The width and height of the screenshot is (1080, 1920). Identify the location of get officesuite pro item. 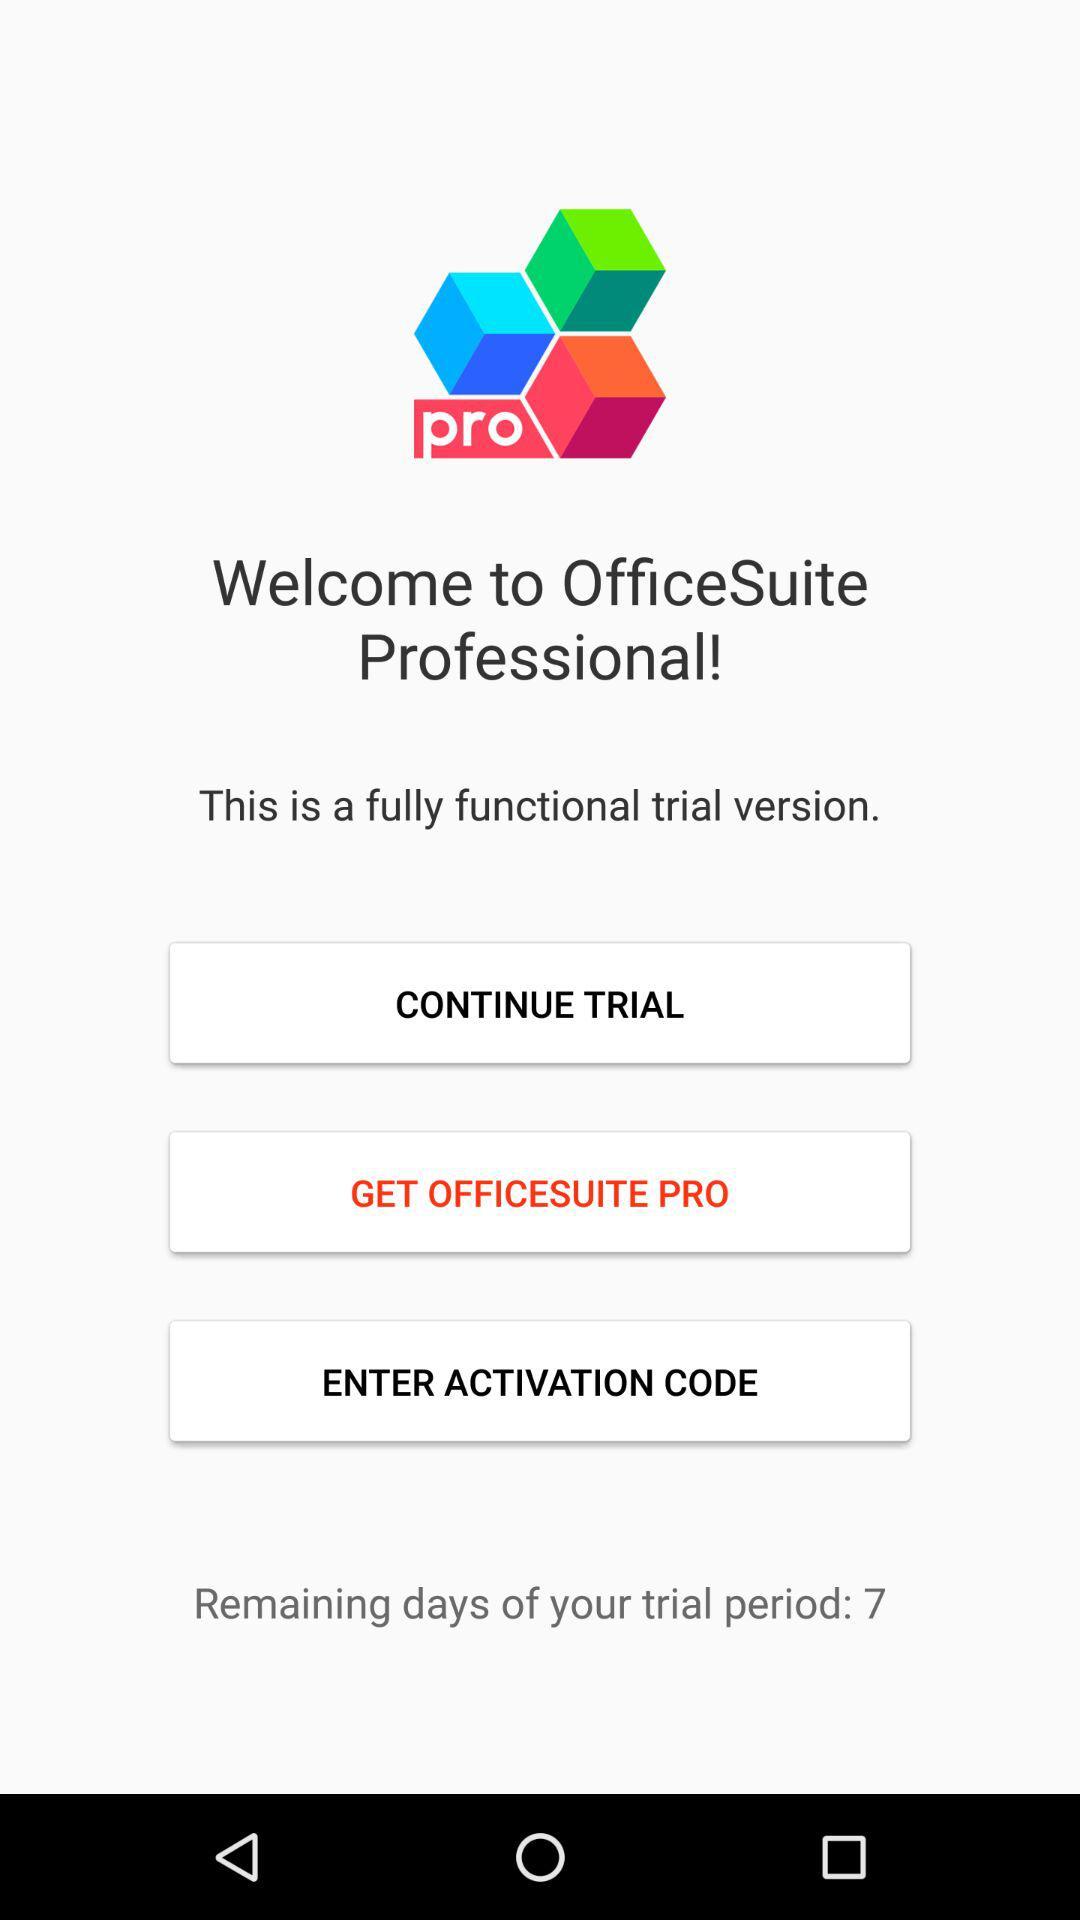
(540, 1192).